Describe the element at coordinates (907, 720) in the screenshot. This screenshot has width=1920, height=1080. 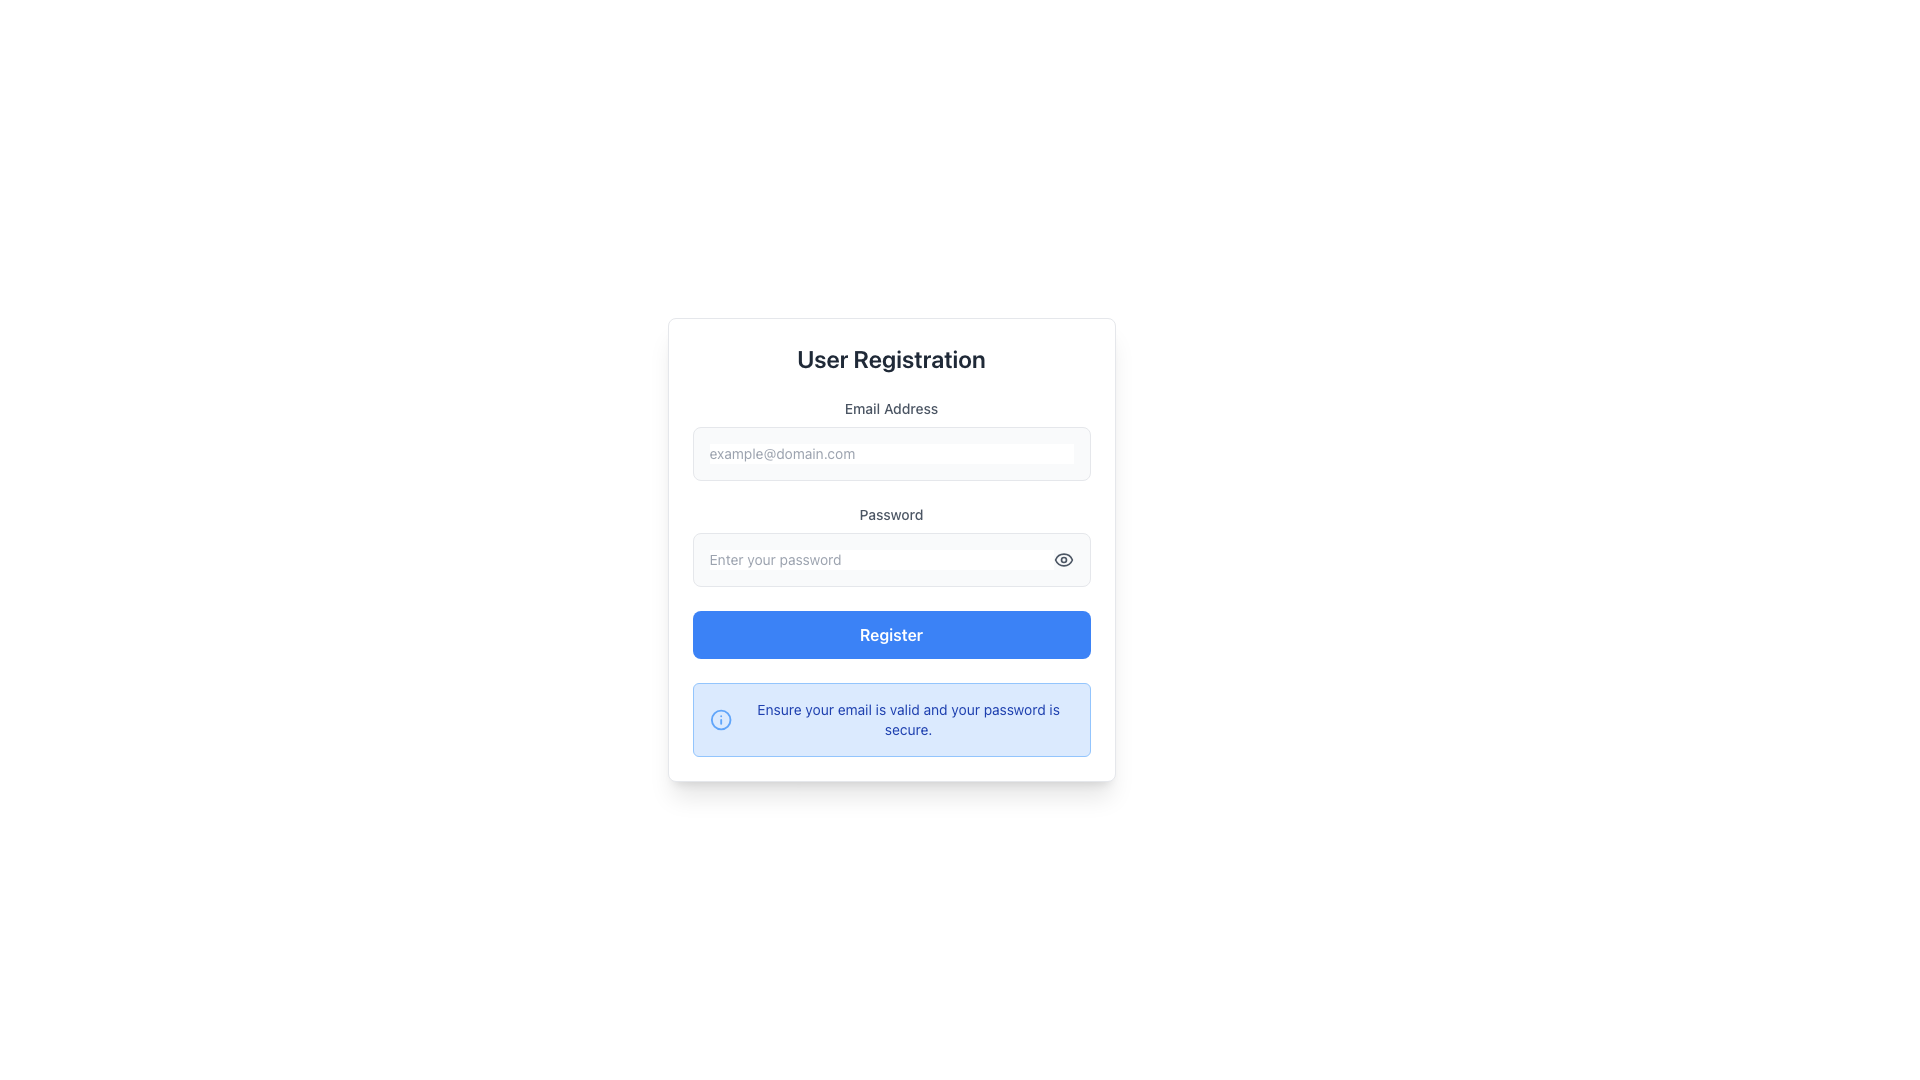
I see `the informational Text Block located in the notification box below the registration form, which provides guidance for secure registration inputs` at that location.